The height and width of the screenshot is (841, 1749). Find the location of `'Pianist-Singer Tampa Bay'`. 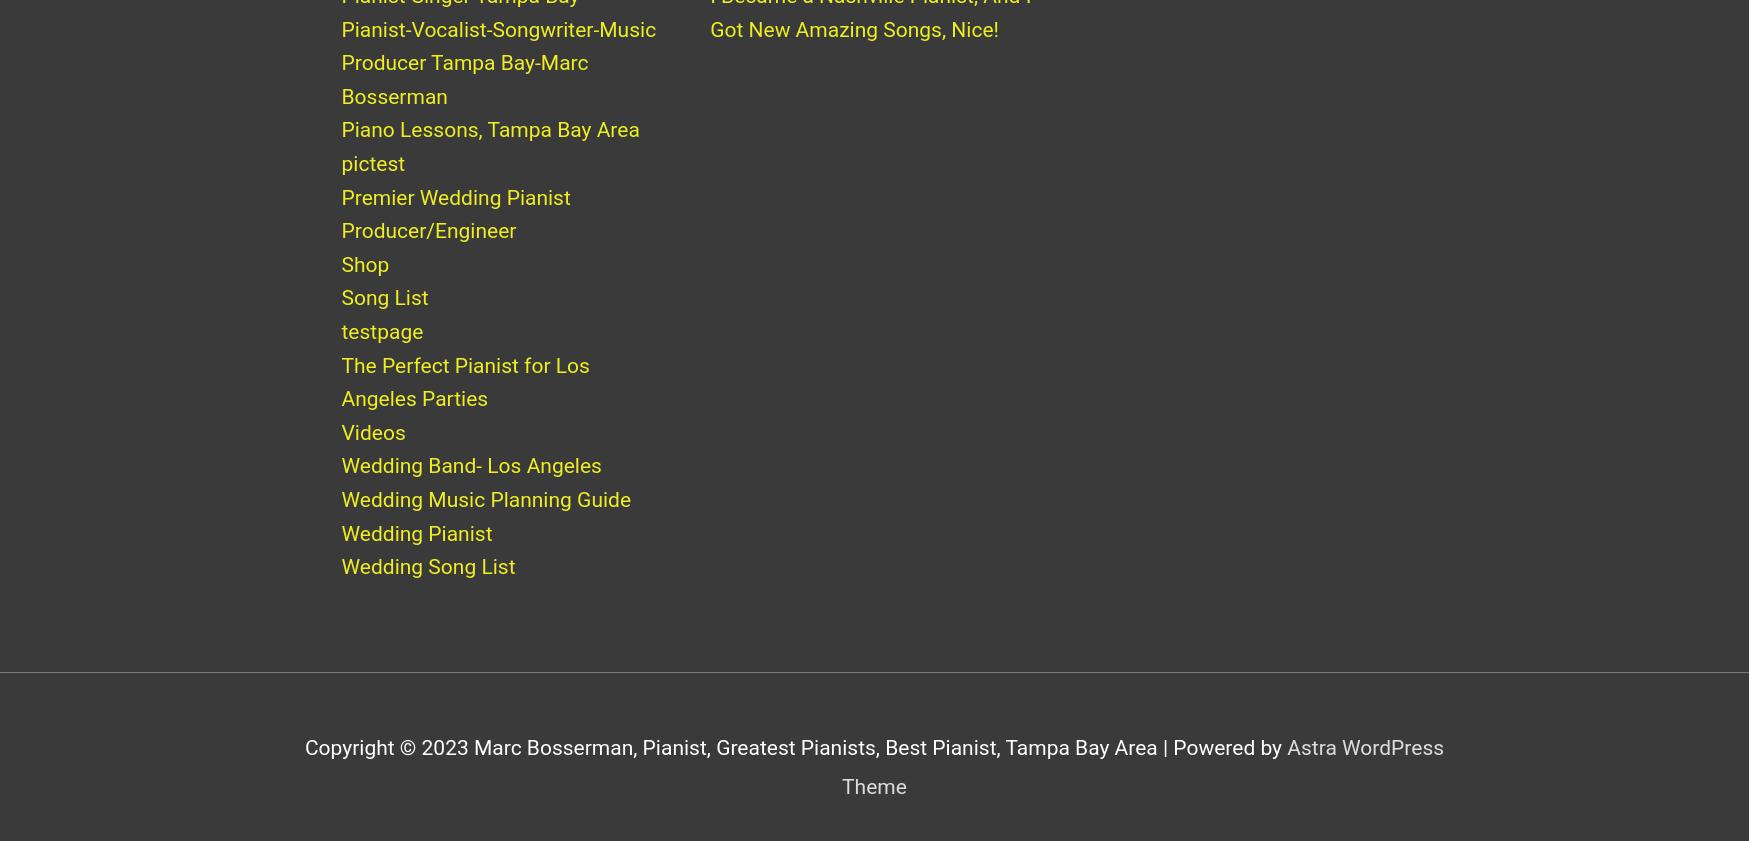

'Pianist-Singer Tampa Bay' is located at coordinates (458, 14).